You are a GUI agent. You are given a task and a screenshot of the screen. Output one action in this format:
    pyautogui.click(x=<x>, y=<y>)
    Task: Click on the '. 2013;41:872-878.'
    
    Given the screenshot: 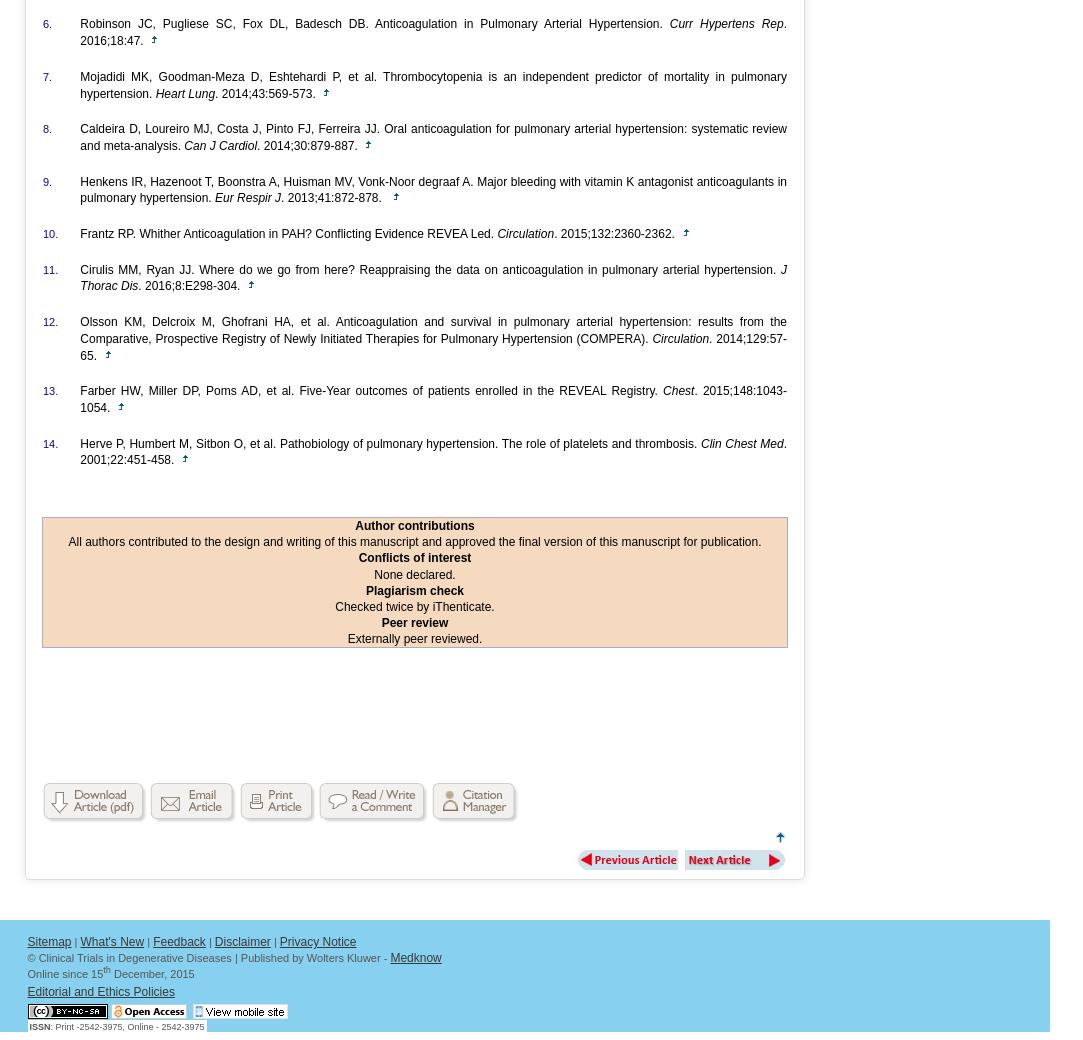 What is the action you would take?
    pyautogui.click(x=334, y=198)
    